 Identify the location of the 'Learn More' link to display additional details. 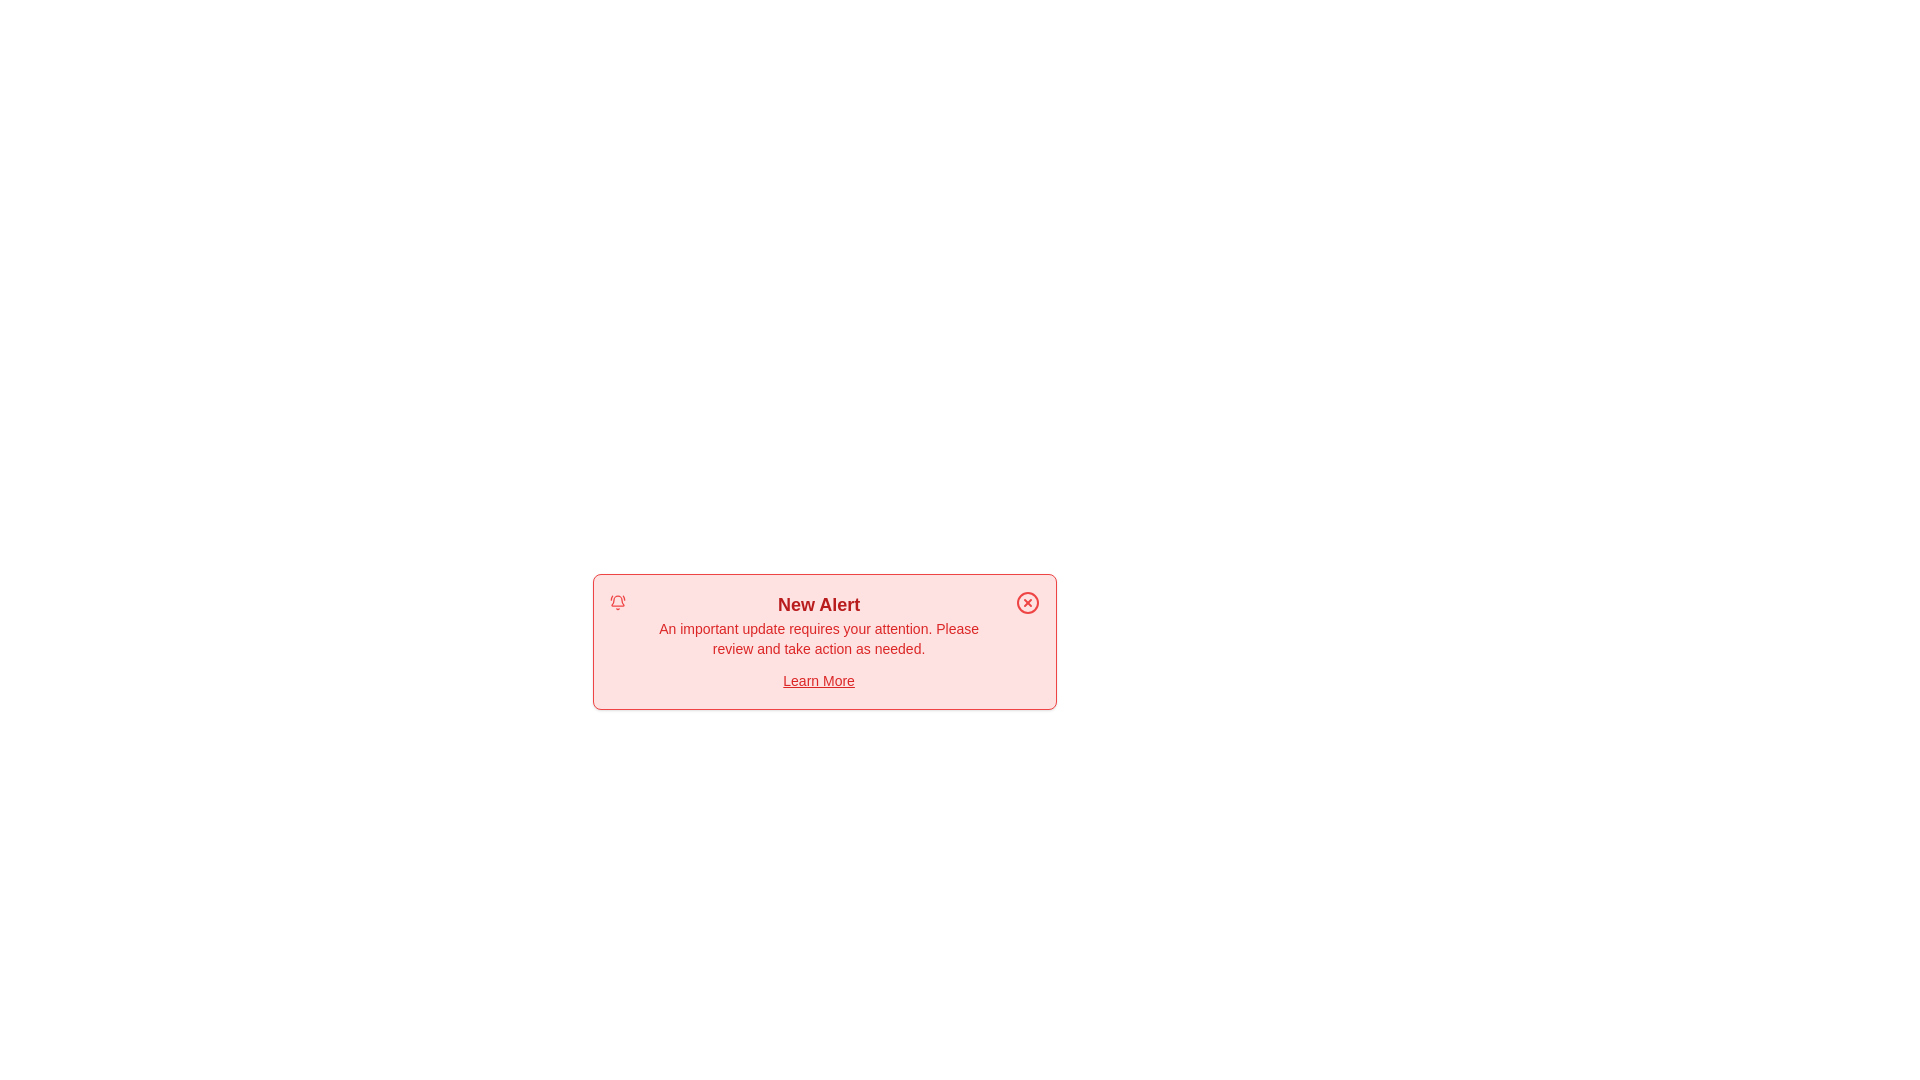
(819, 680).